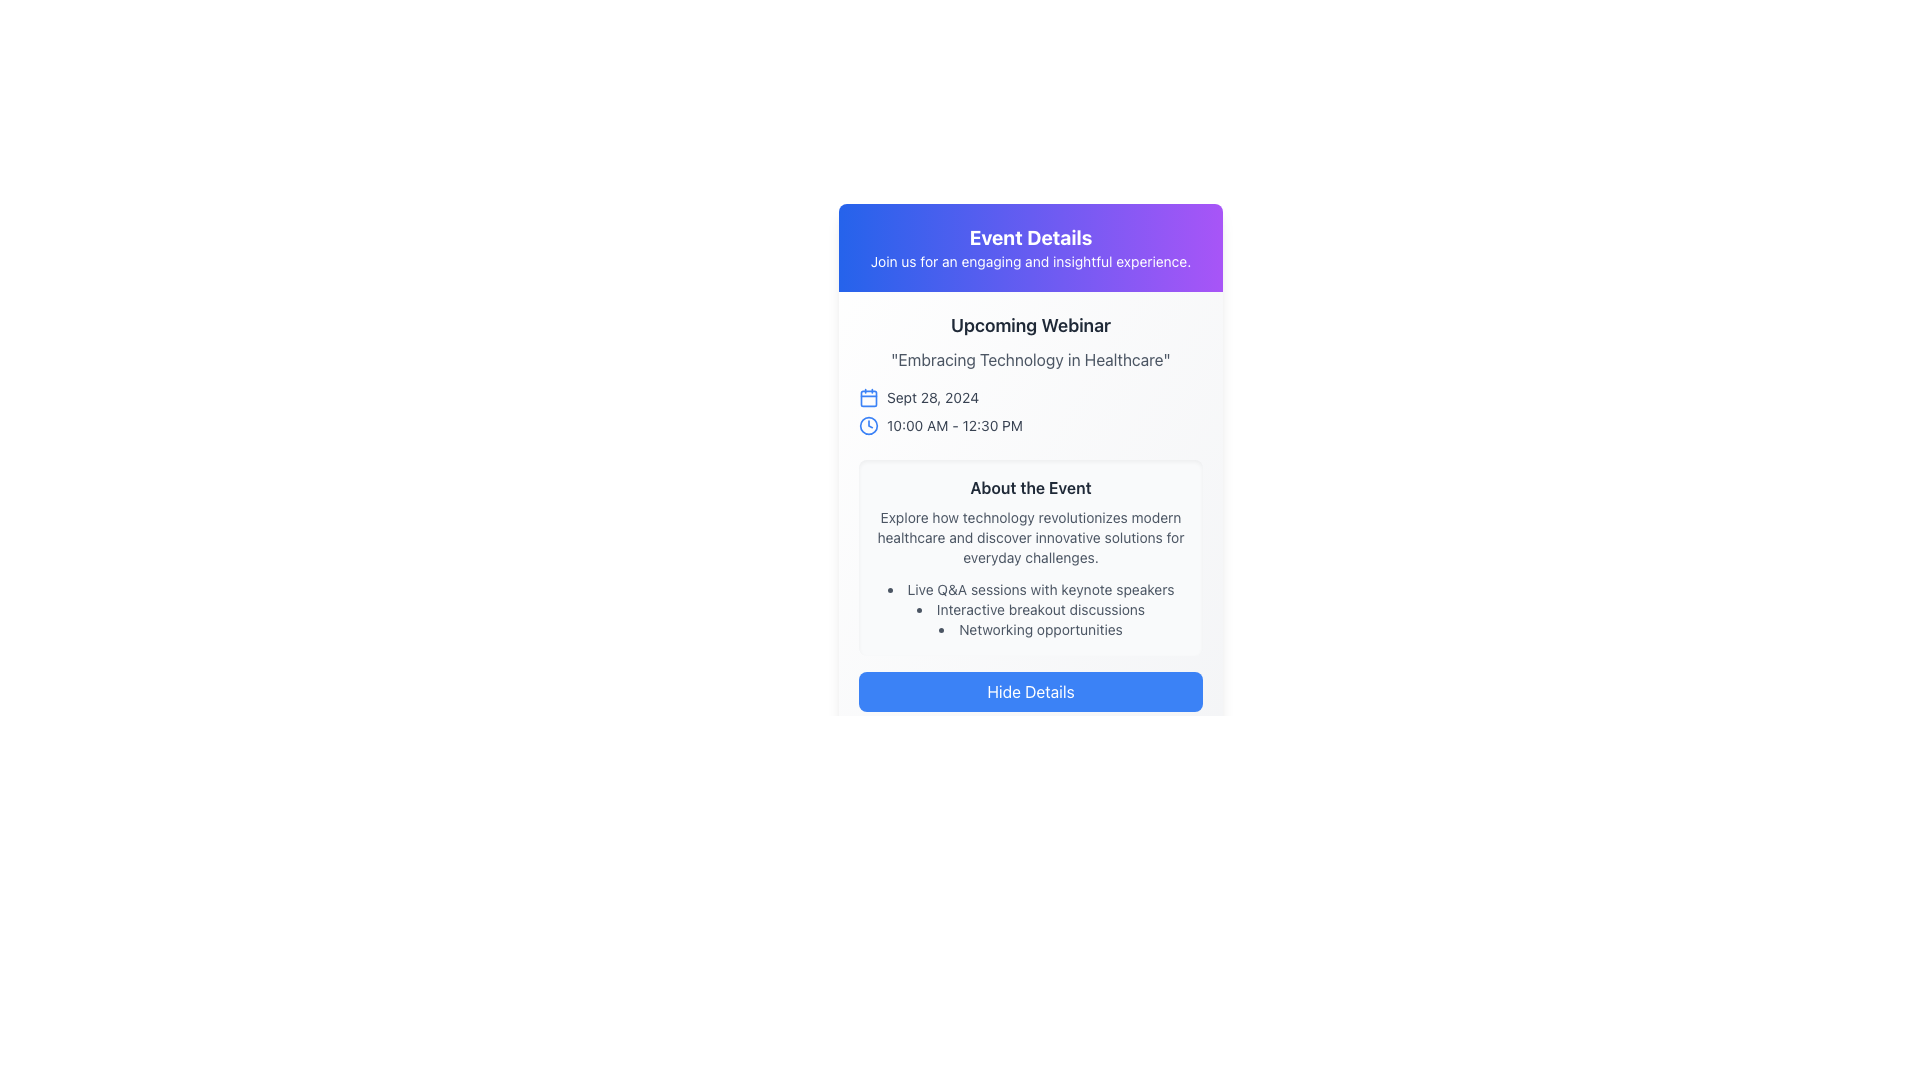 The height and width of the screenshot is (1080, 1920). I want to click on date displayed in the small gray font text label showing 'Sept 28, 2024', which is positioned to the right of the blue calendar icon, so click(932, 397).